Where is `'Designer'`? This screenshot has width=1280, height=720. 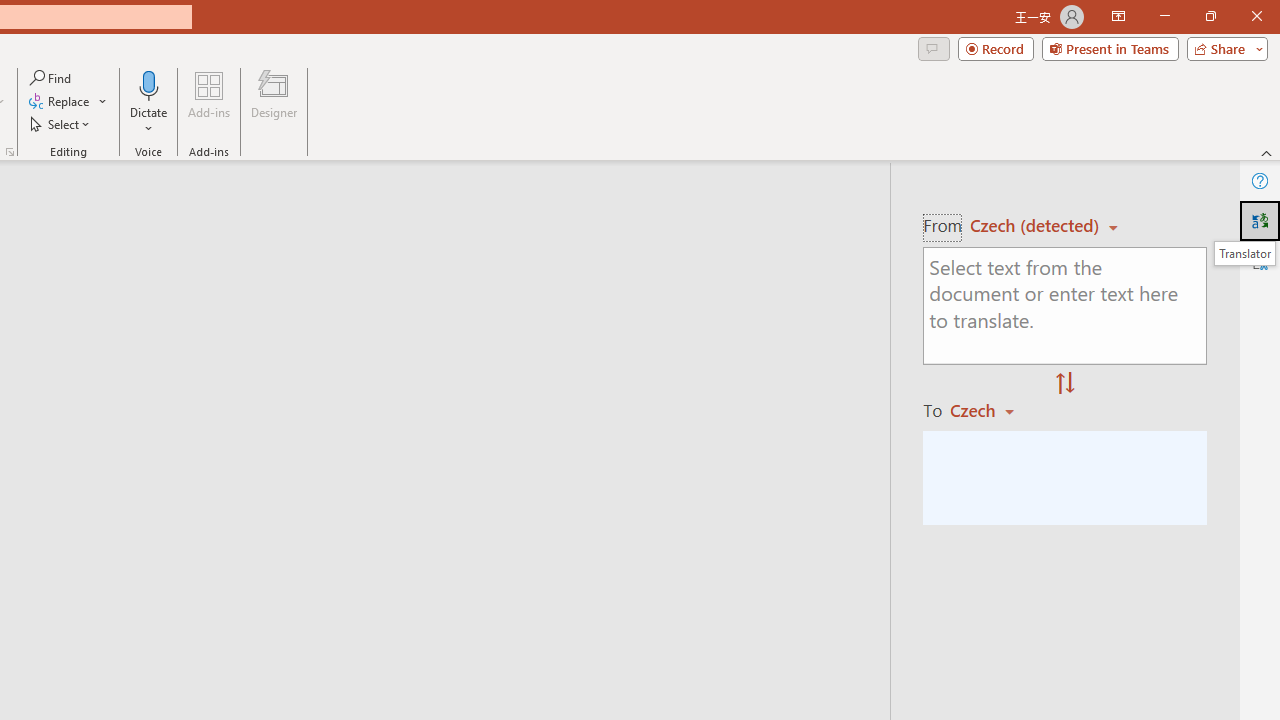
'Designer' is located at coordinates (273, 103).